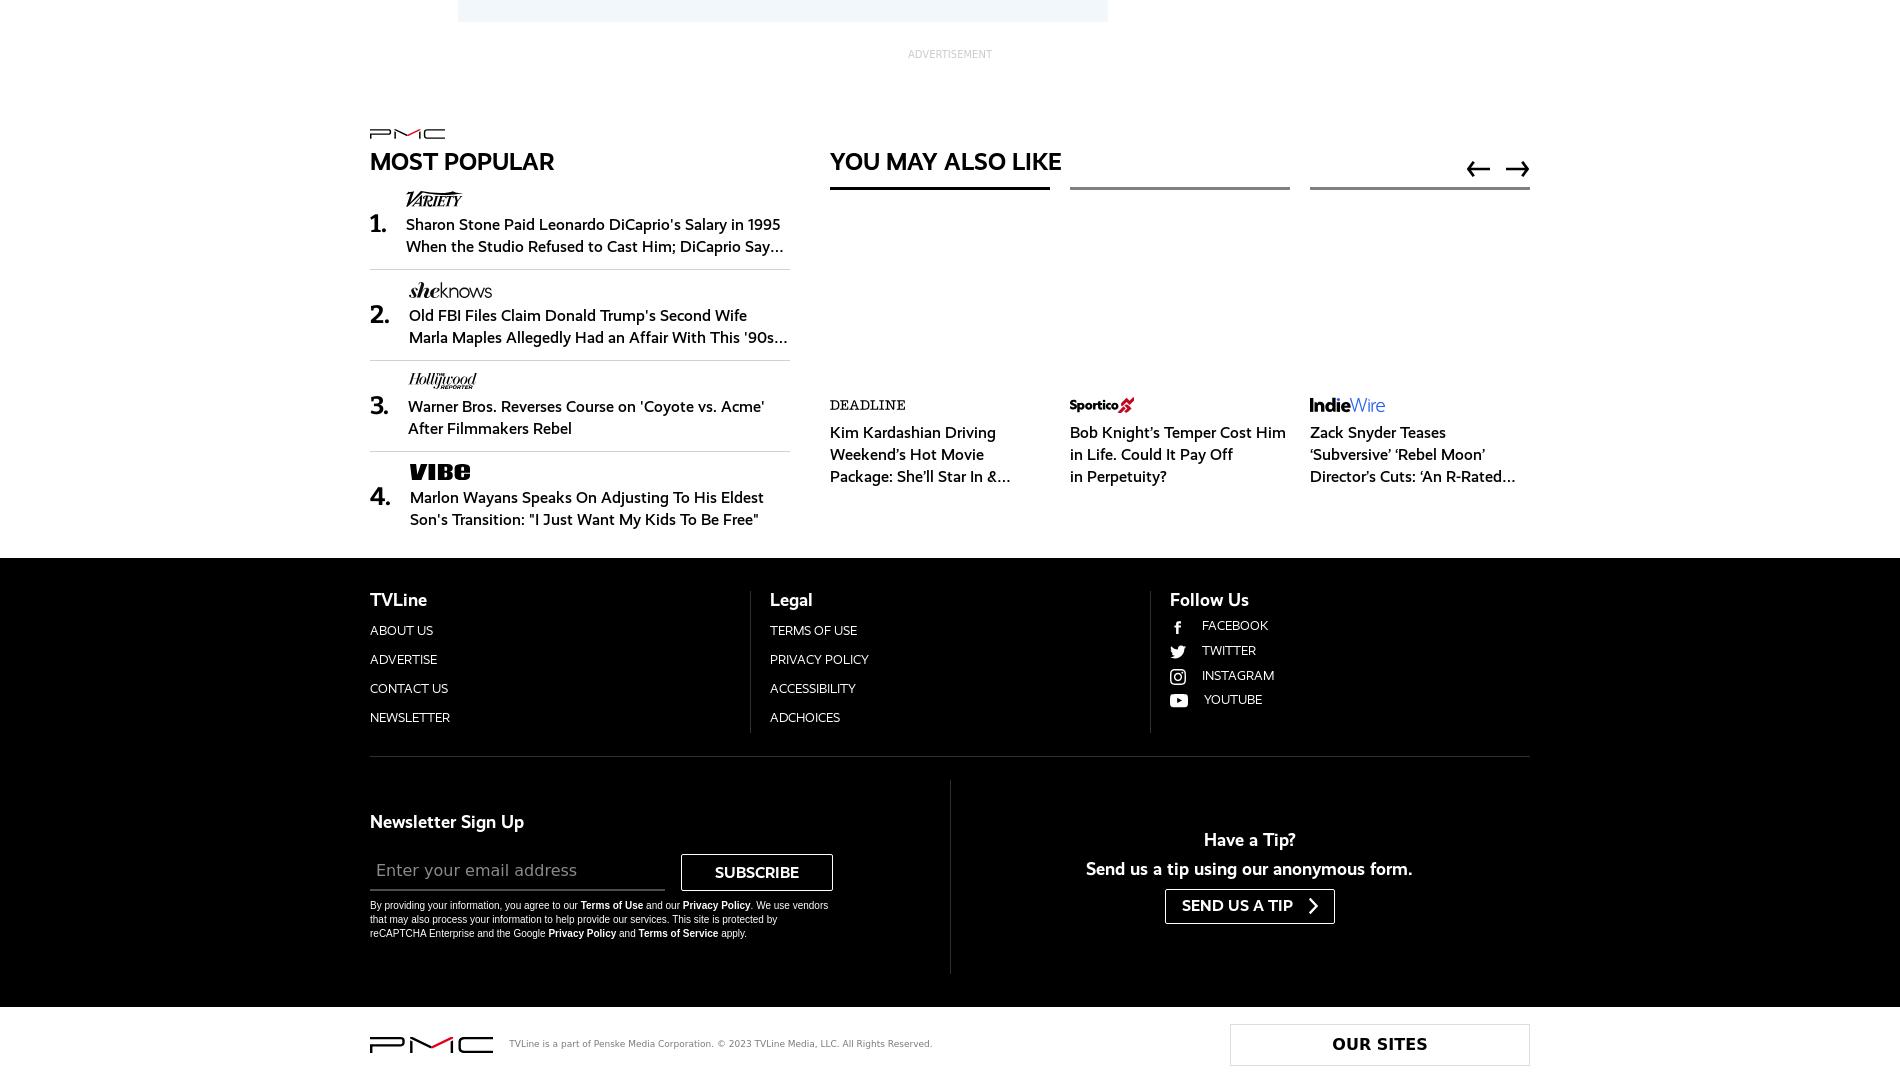  Describe the element at coordinates (586, 508) in the screenshot. I see `'Marlon Wayans Speaks On Adjusting To His Eldest Son's Transition: "I Just Want My Kids To Be Free"'` at that location.